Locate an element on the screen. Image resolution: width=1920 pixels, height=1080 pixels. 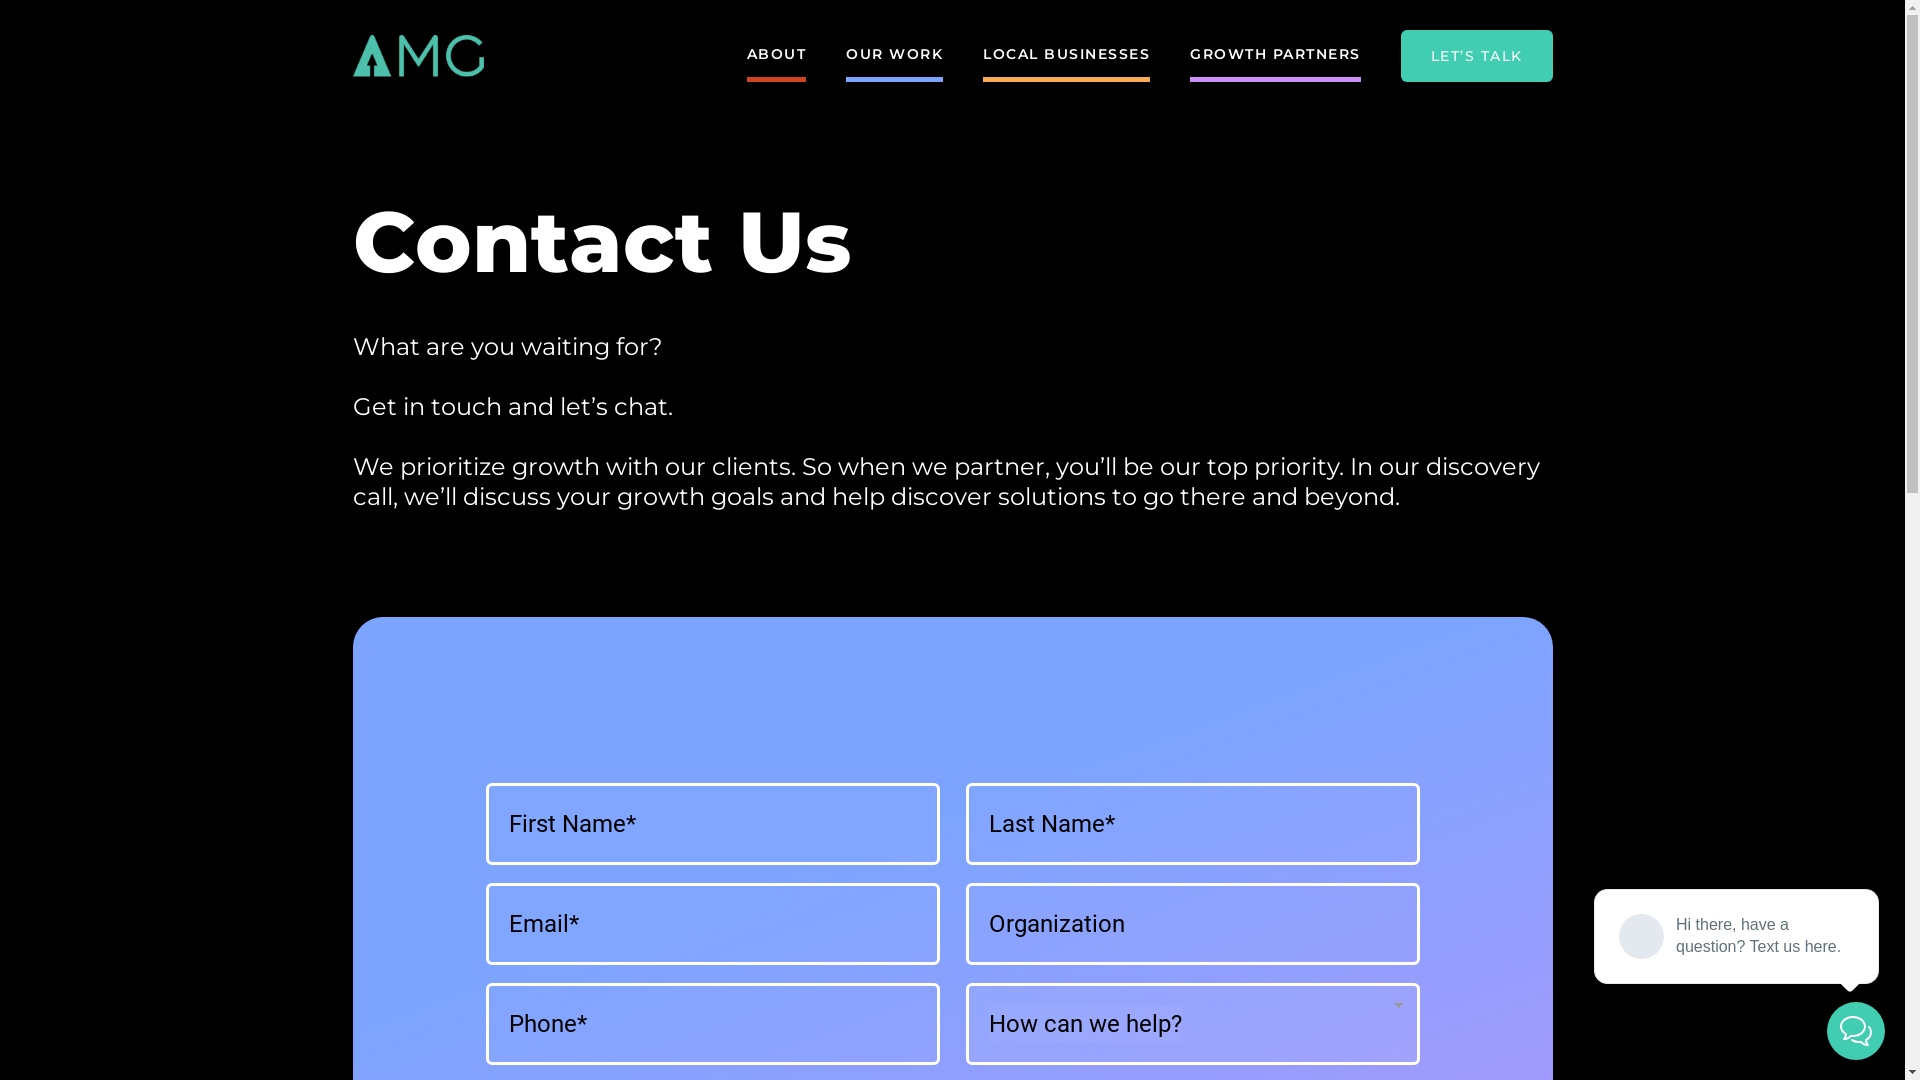
'LOCAL BUSINESSES' is located at coordinates (1065, 55).